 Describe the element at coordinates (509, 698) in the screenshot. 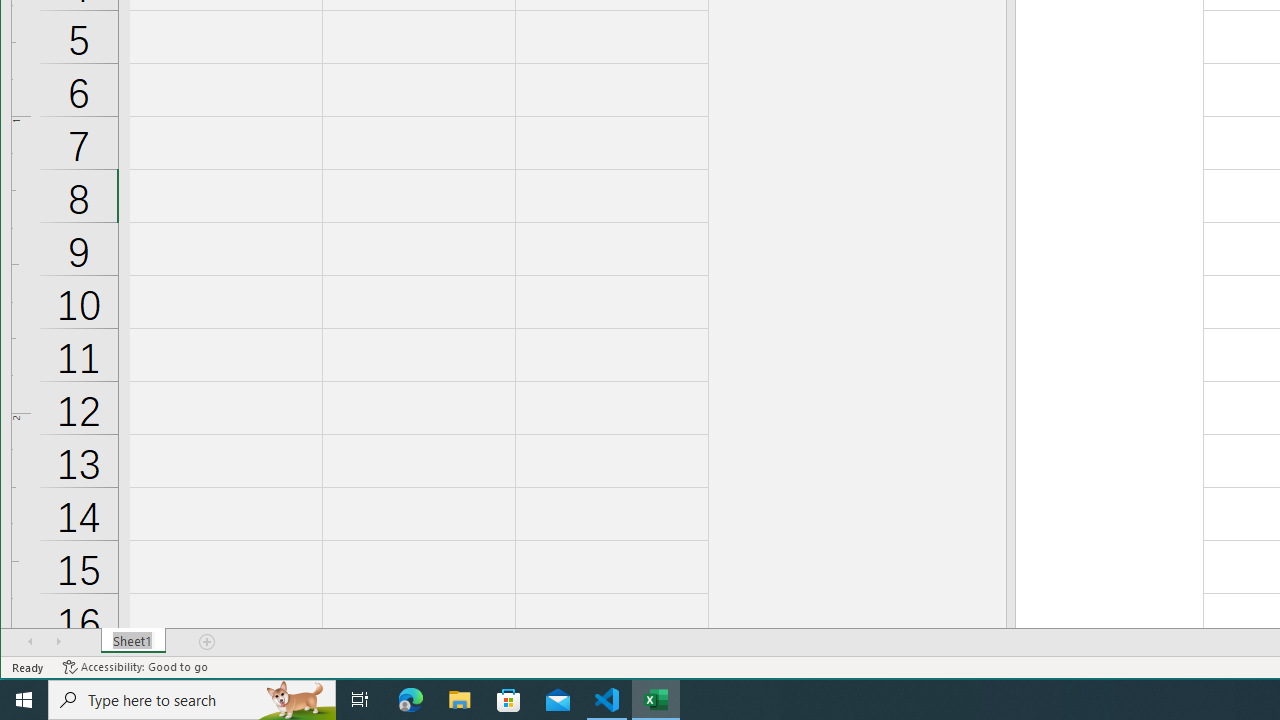

I see `'Microsoft Store'` at that location.